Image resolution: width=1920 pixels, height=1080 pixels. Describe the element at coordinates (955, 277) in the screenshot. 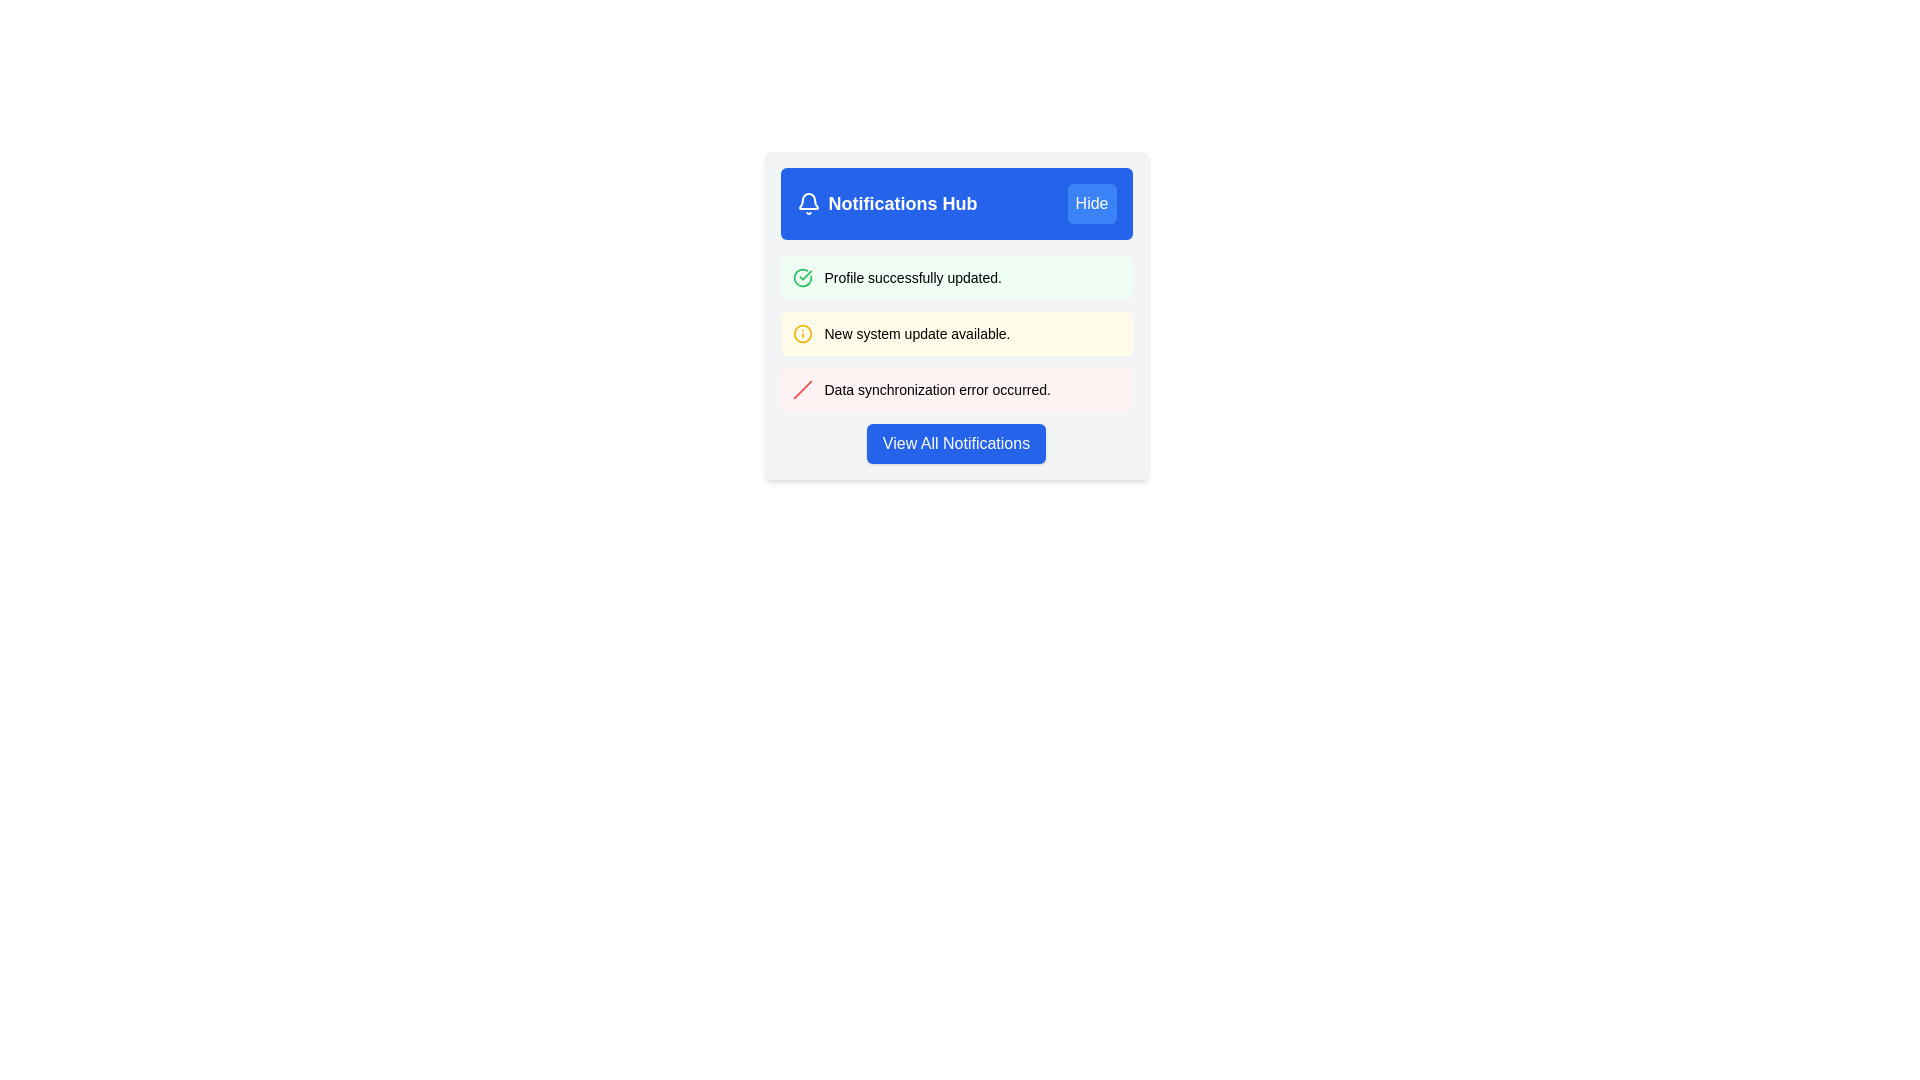

I see `message in the notification box that states 'Profile successfully updated.' which is the first notification under the 'Notifications Hub.'` at that location.